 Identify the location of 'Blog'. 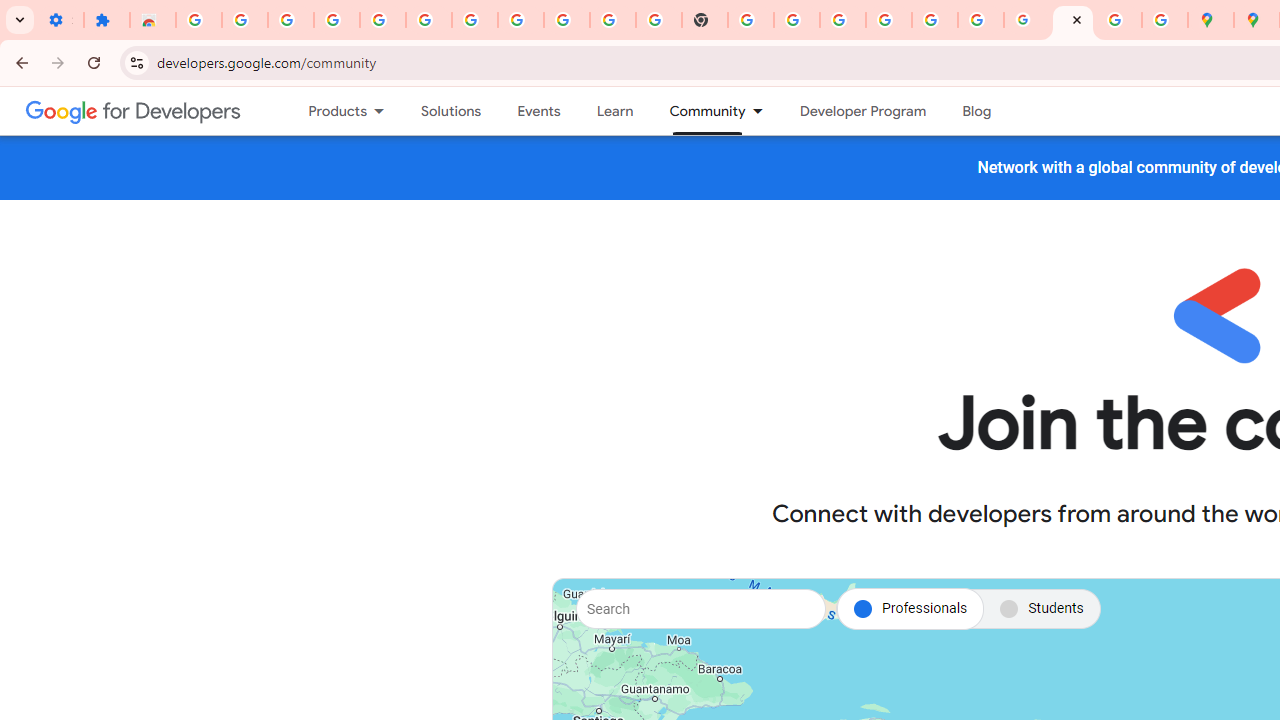
(977, 111).